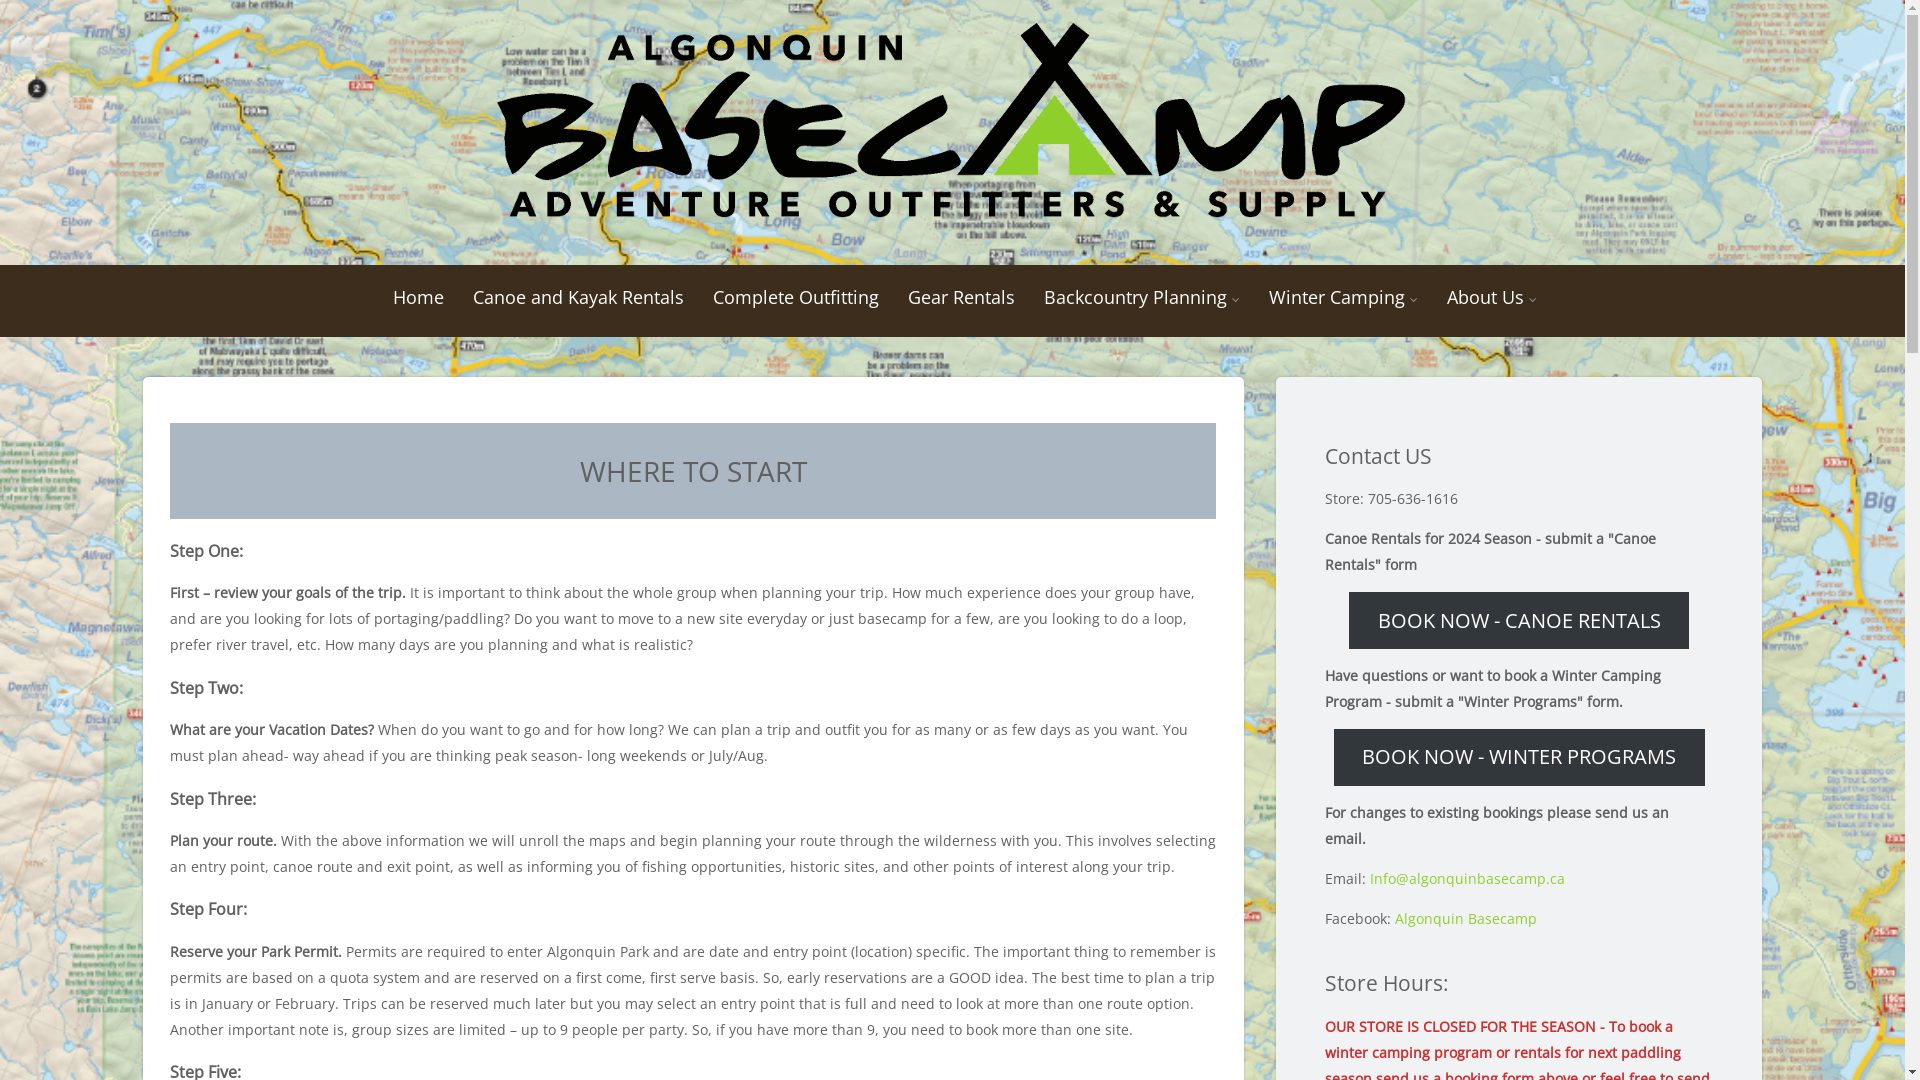 This screenshot has width=1920, height=1080. What do you see at coordinates (1467, 877) in the screenshot?
I see `'Info@algonquinbasecamp.ca'` at bounding box center [1467, 877].